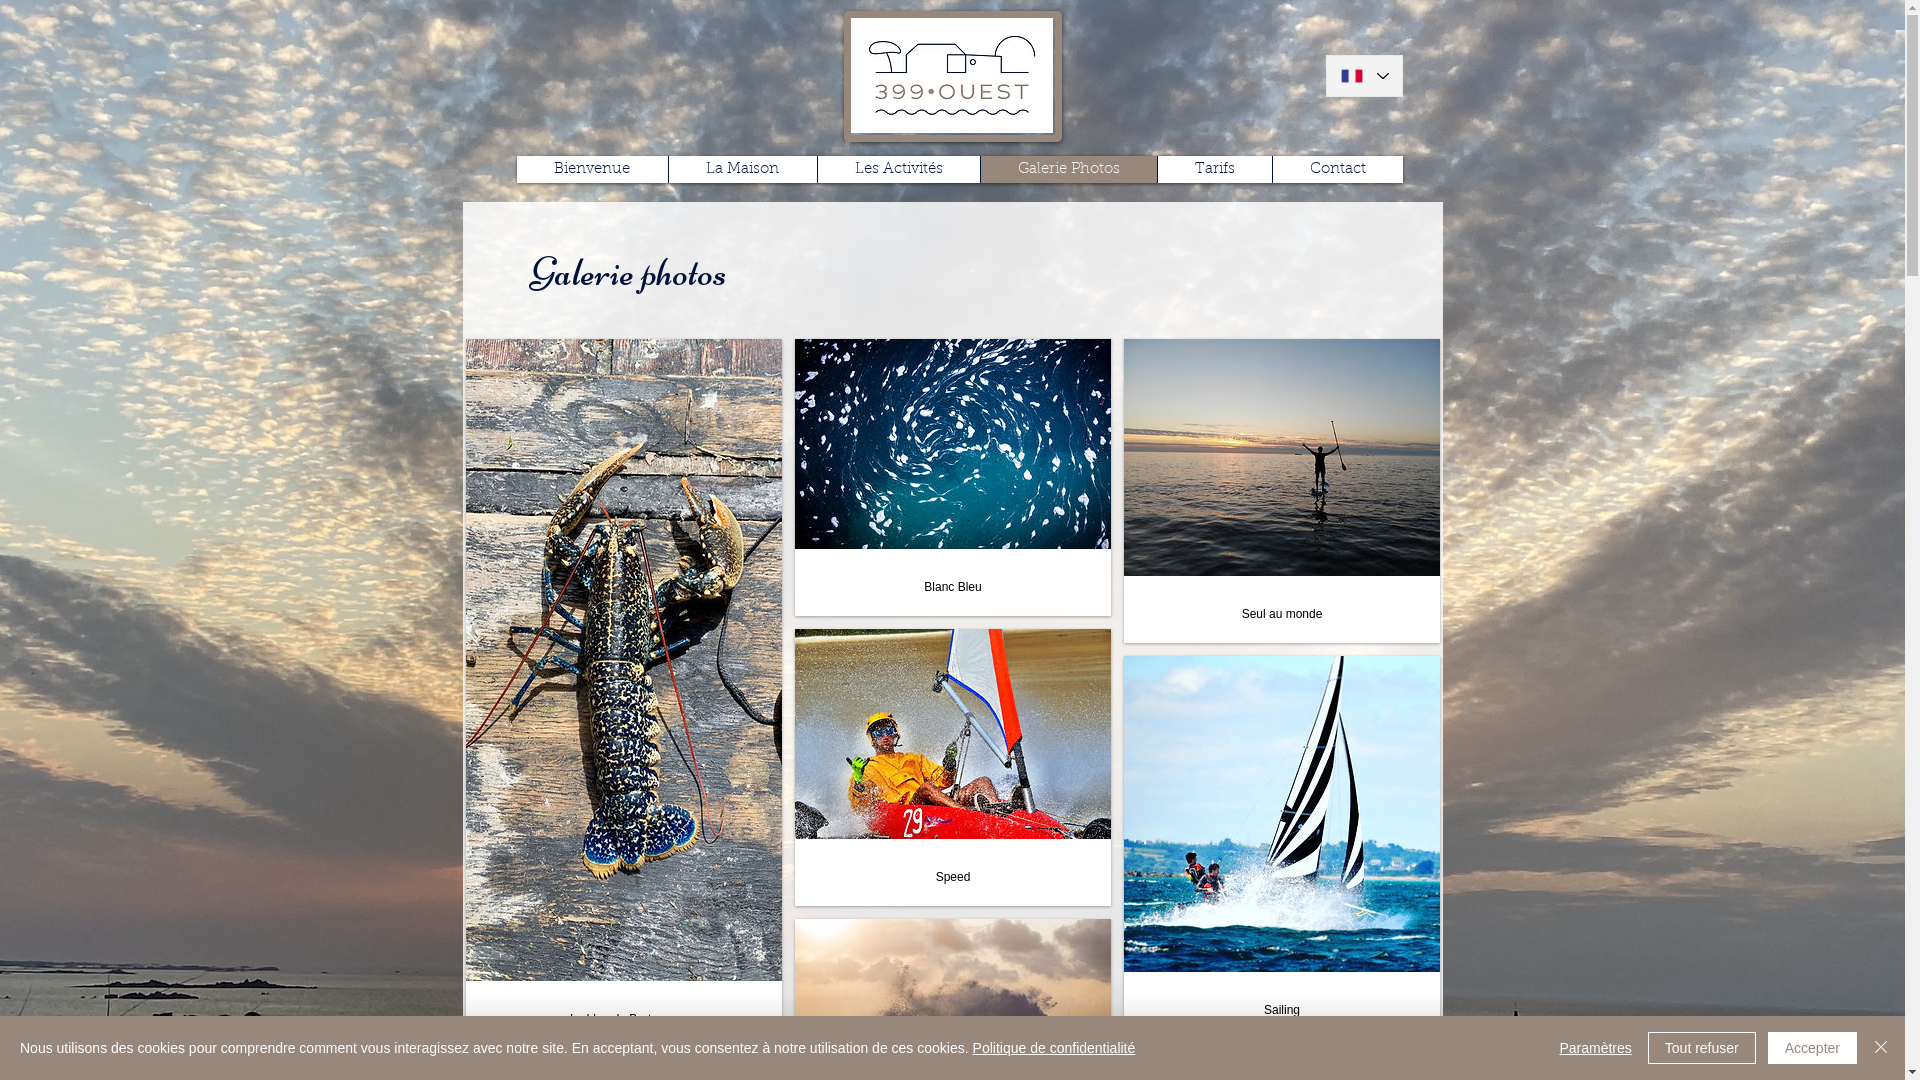 The image size is (1920, 1080). What do you see at coordinates (590, 168) in the screenshot?
I see `'Bienvenue'` at bounding box center [590, 168].